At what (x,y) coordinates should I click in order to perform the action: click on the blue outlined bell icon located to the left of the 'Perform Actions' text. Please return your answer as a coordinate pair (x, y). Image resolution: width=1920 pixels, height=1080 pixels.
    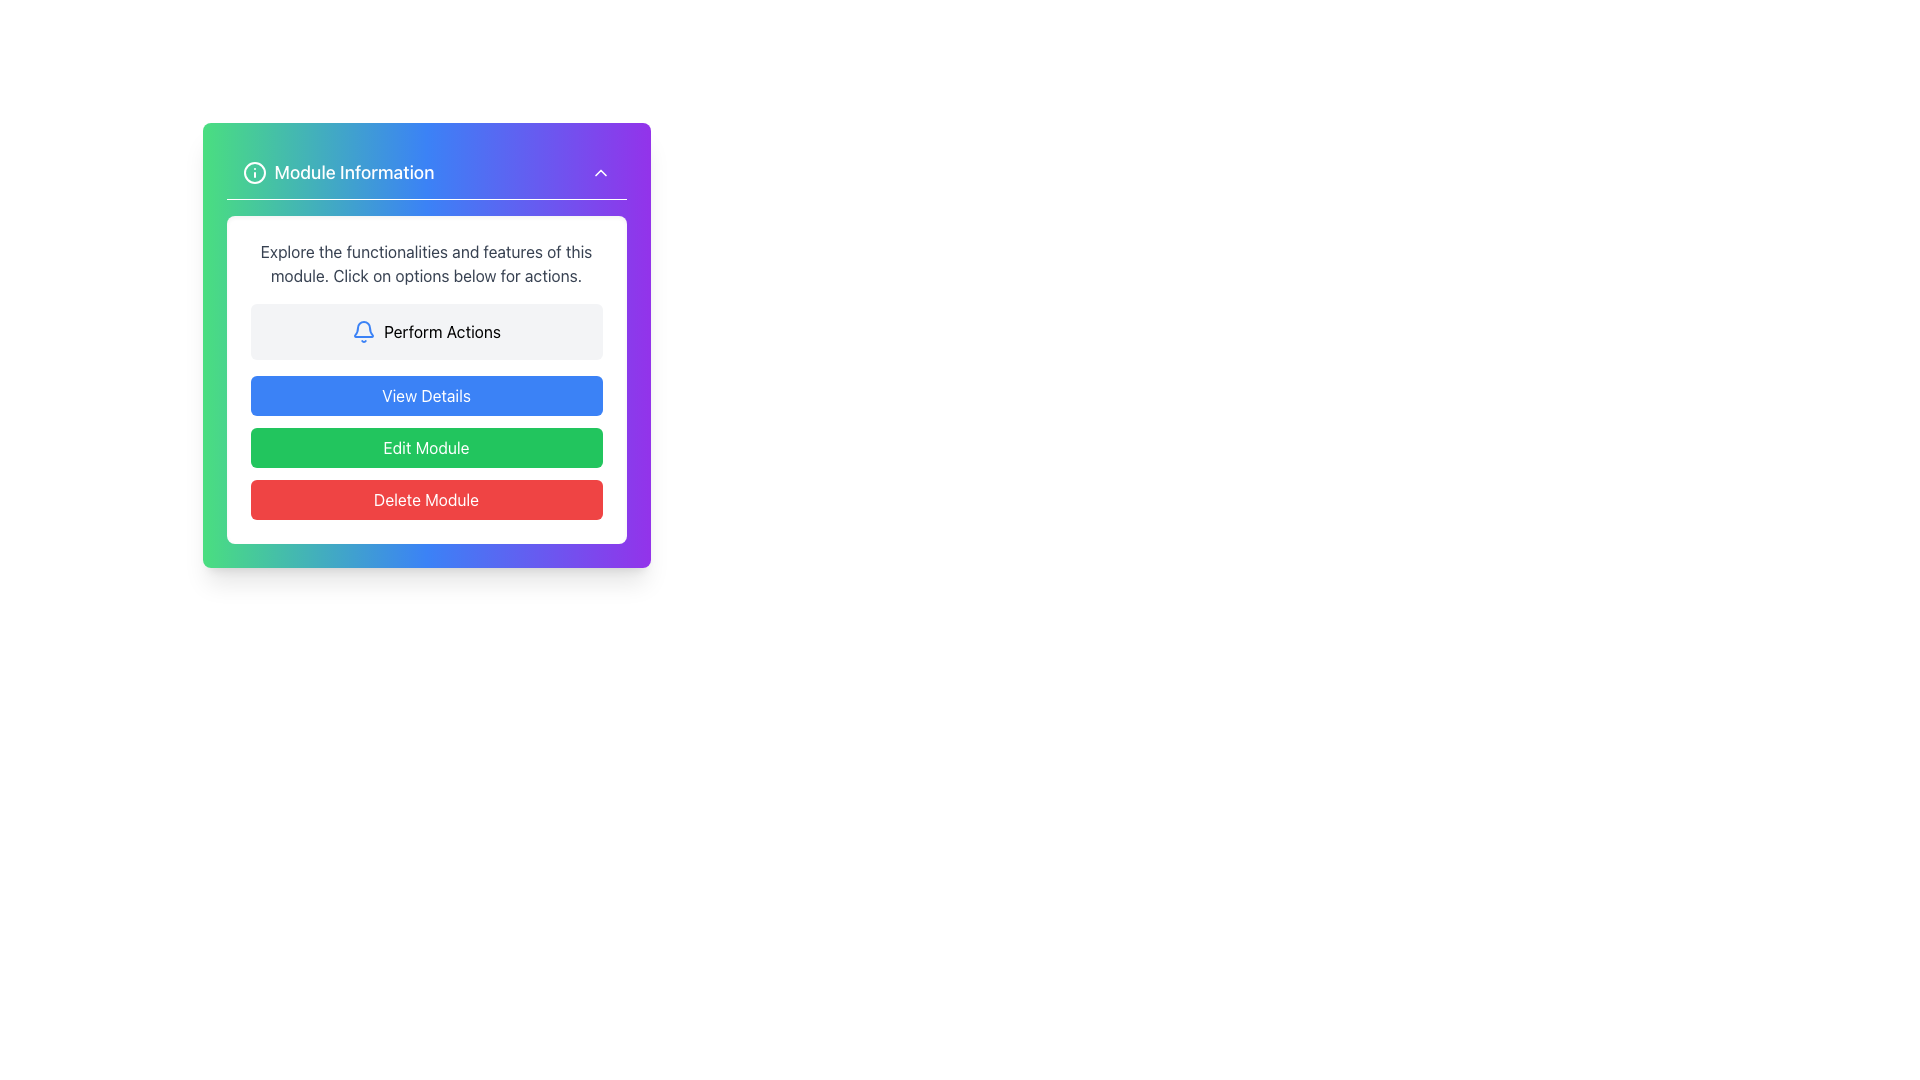
    Looking at the image, I should click on (364, 330).